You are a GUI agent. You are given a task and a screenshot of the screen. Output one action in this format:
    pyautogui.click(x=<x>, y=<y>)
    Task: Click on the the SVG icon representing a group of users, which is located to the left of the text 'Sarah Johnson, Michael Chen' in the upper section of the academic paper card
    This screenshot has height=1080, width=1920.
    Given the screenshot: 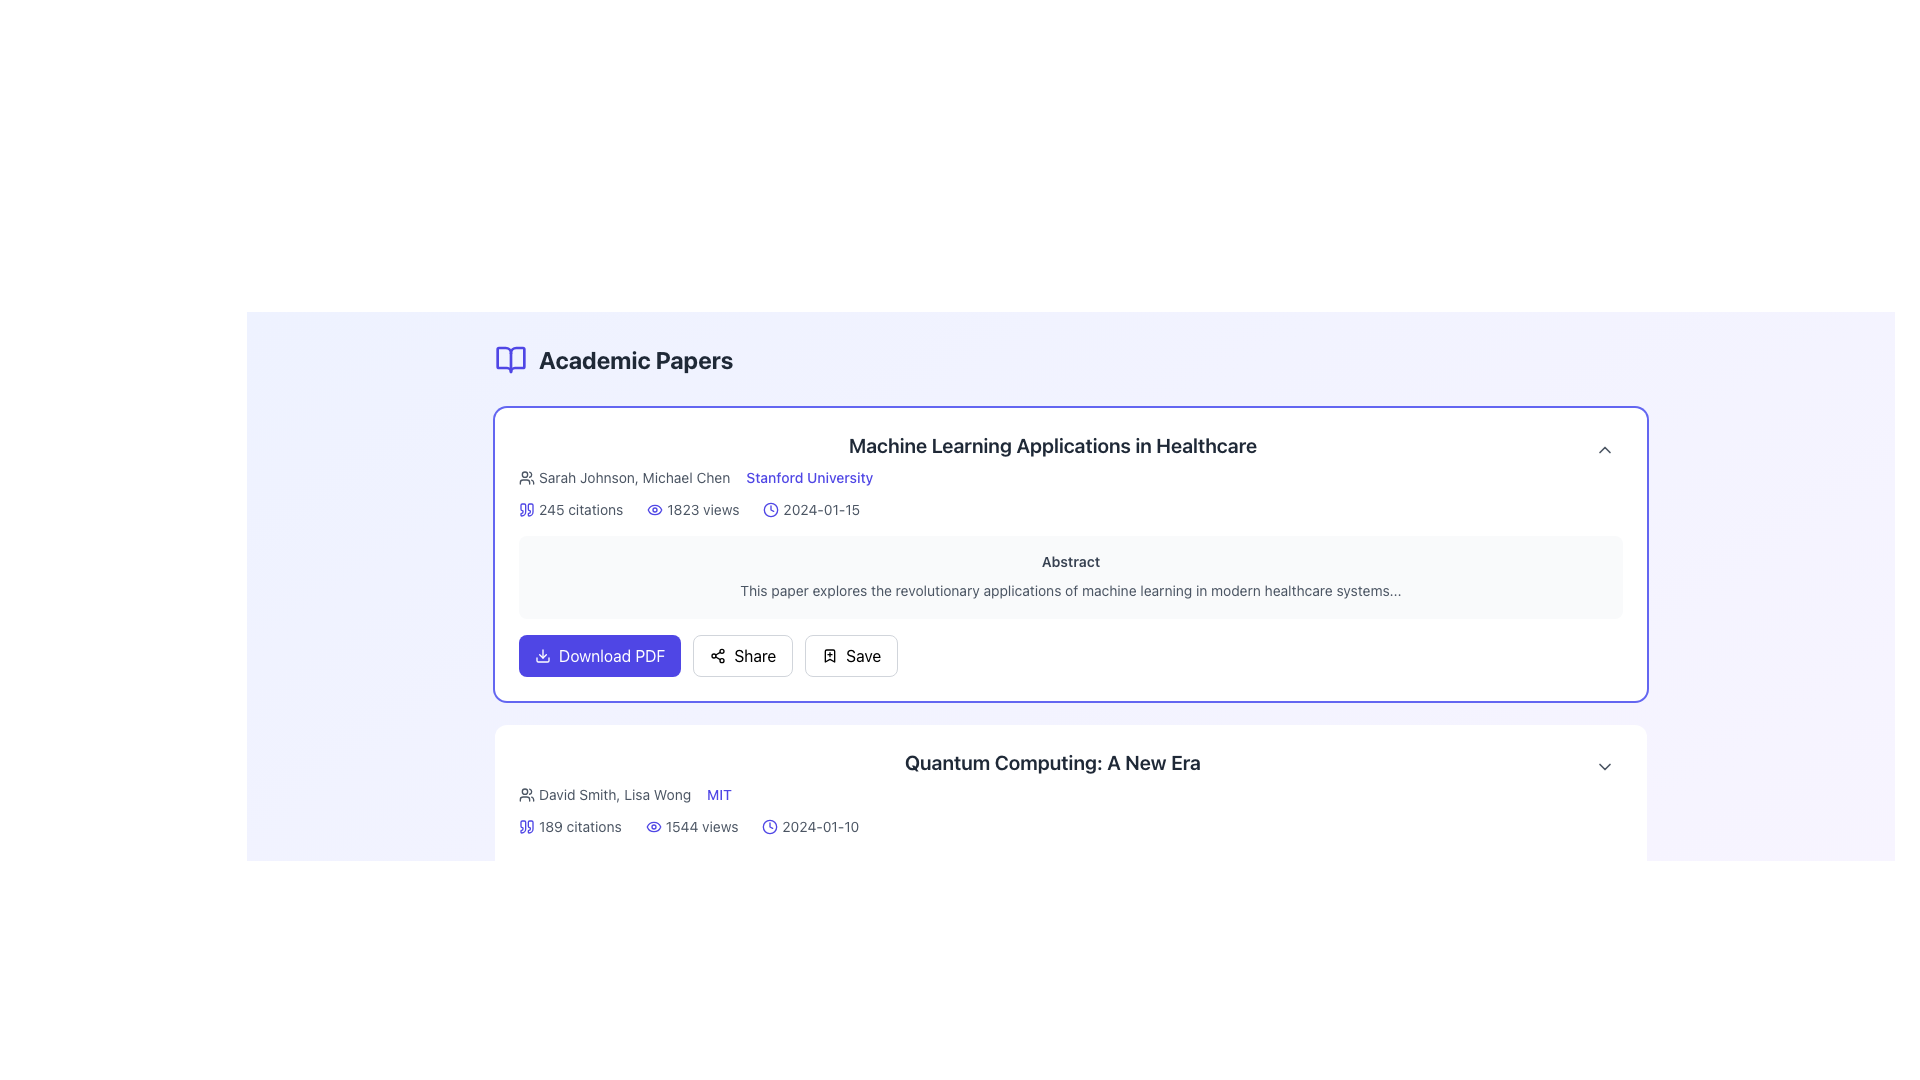 What is the action you would take?
    pyautogui.click(x=527, y=478)
    